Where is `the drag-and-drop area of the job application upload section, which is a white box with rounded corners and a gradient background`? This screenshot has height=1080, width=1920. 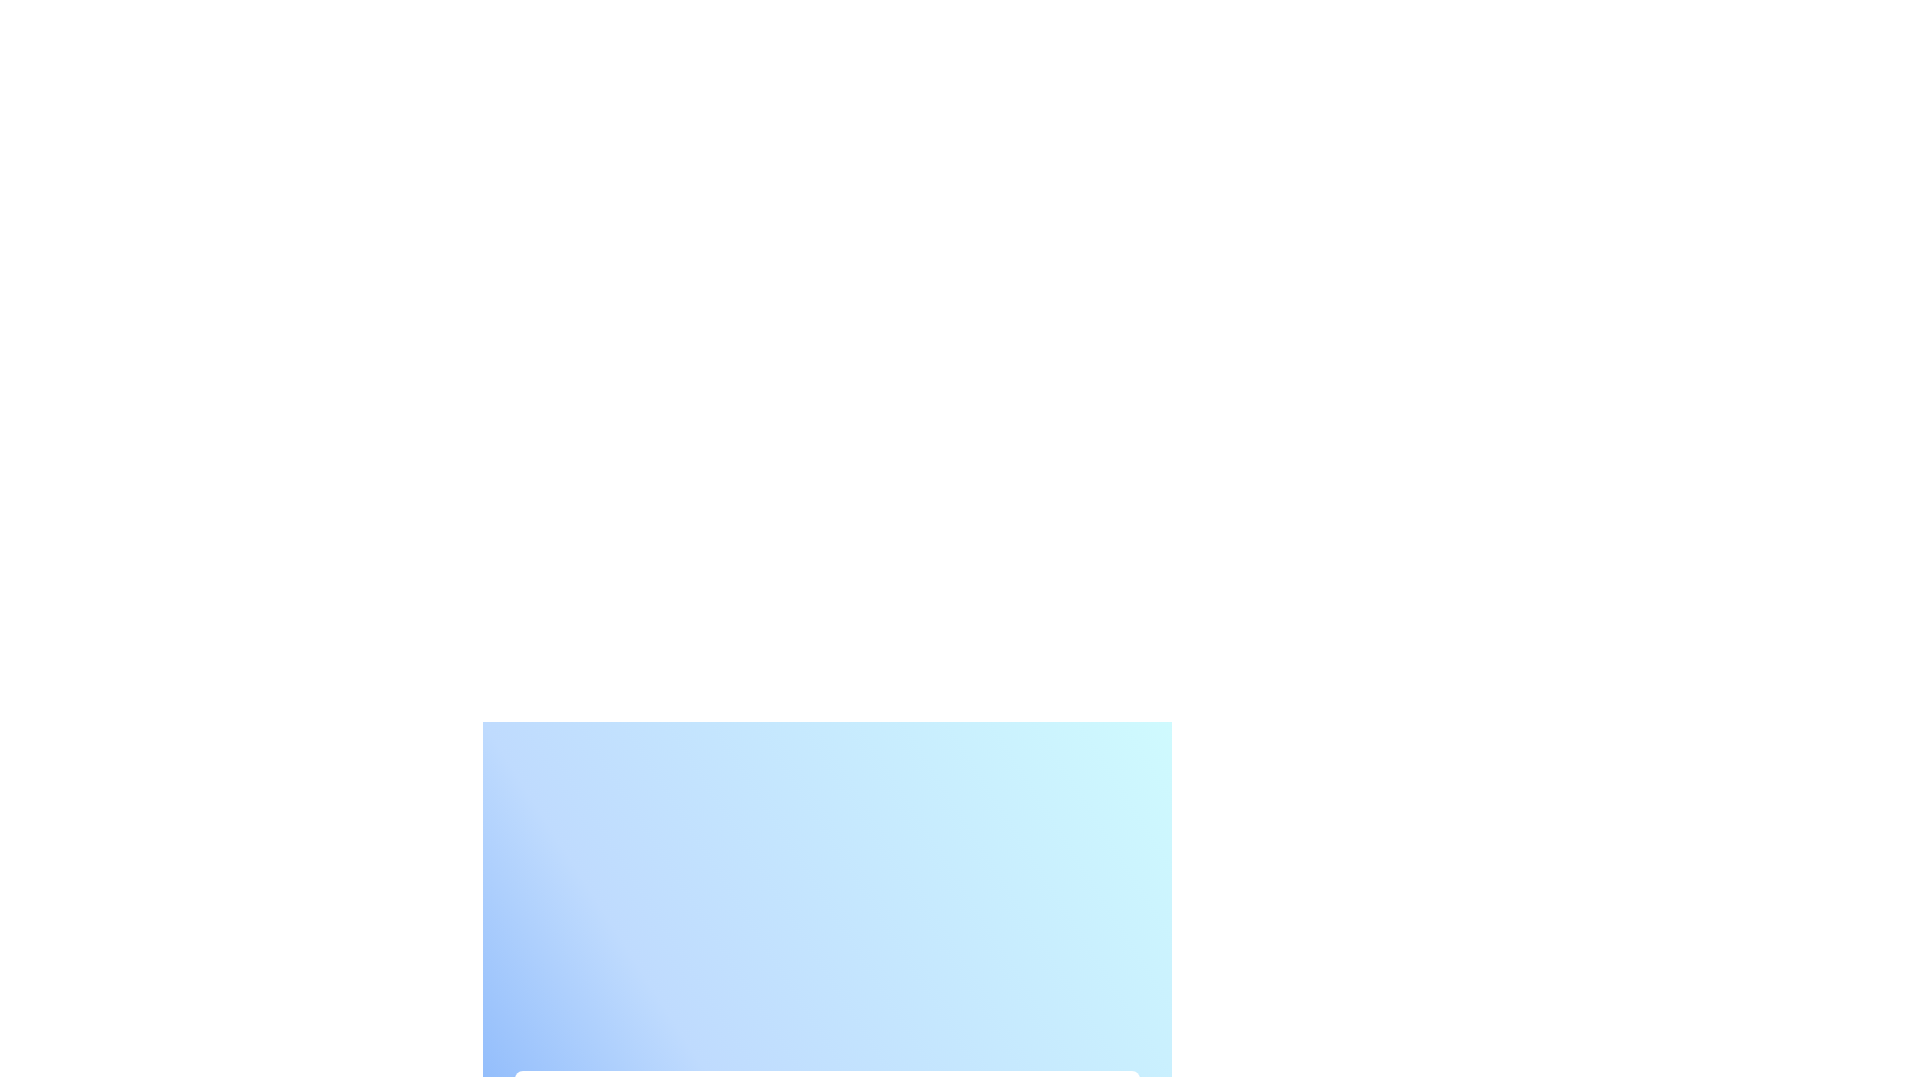 the drag-and-drop area of the job application upload section, which is a white box with rounded corners and a gradient background is located at coordinates (827, 886).